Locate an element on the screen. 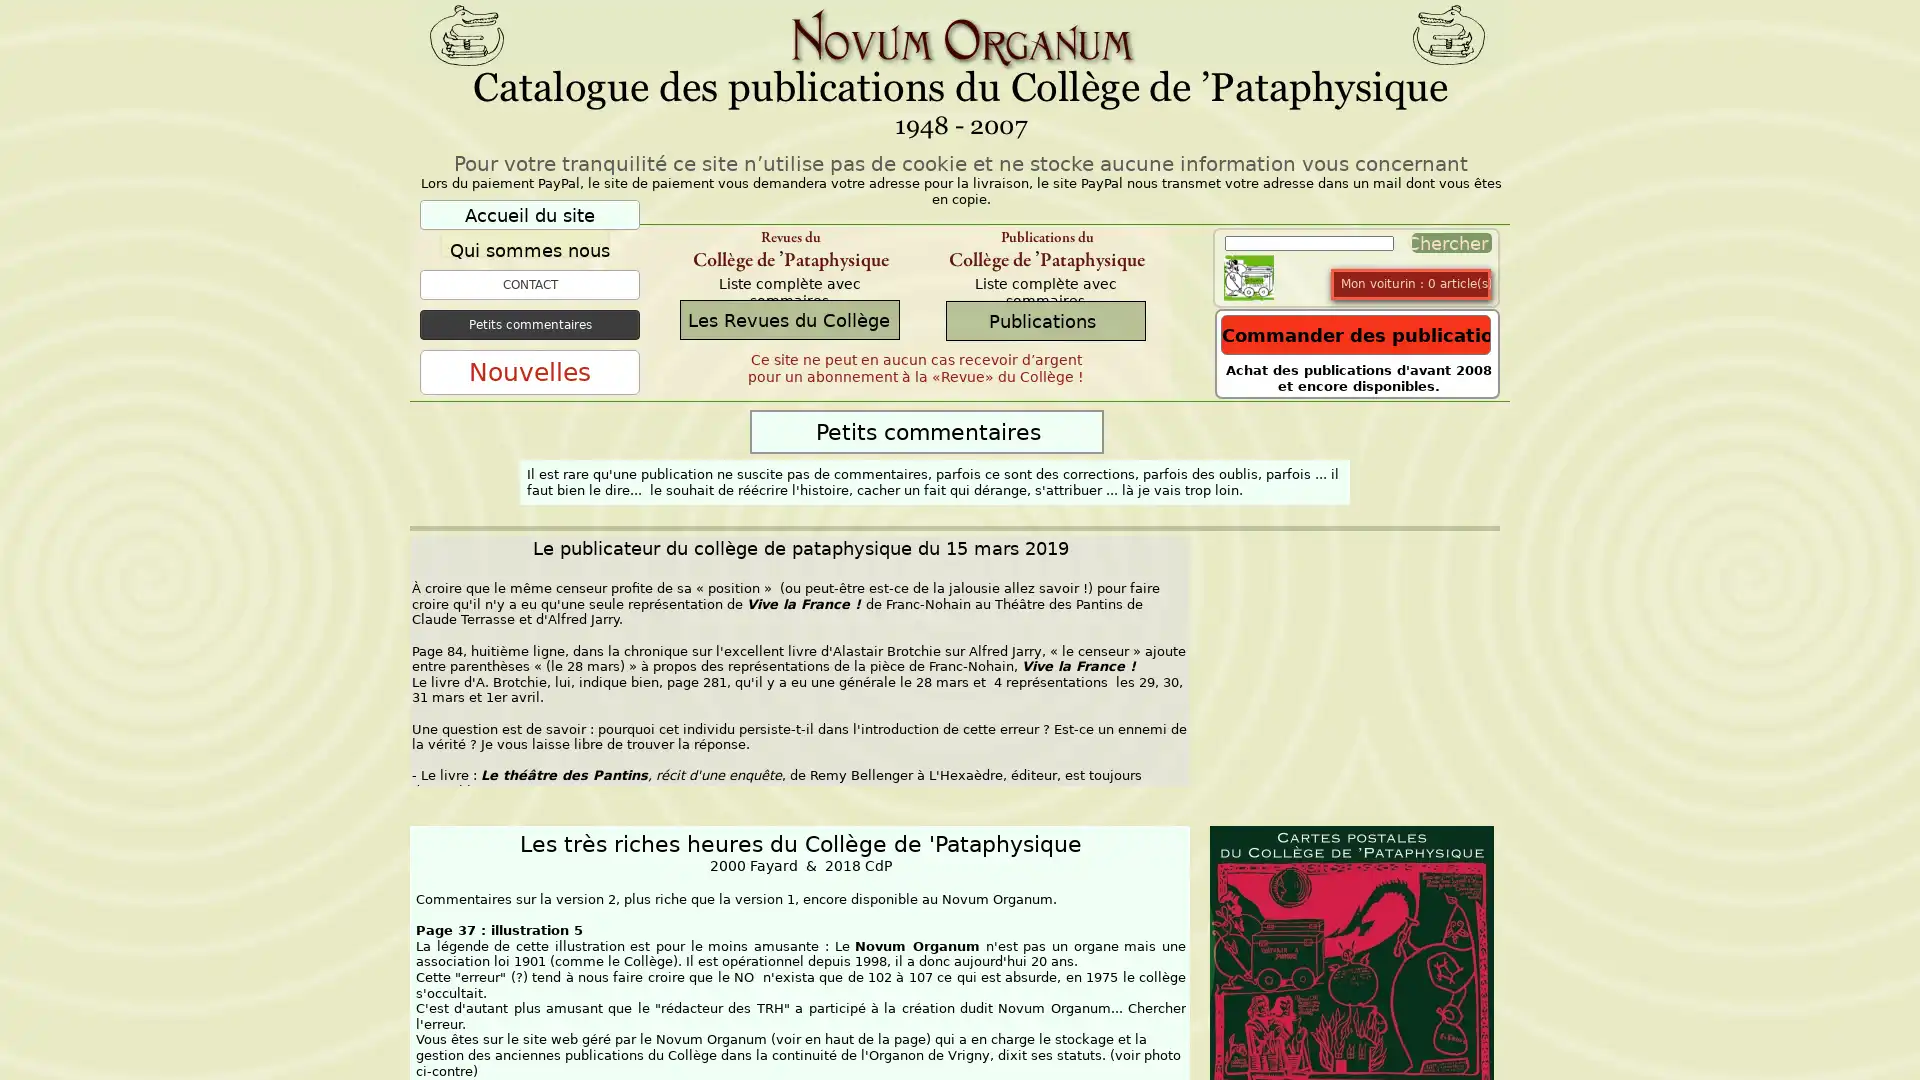 Image resolution: width=1920 pixels, height=1080 pixels. Chercher is located at coordinates (1446, 242).